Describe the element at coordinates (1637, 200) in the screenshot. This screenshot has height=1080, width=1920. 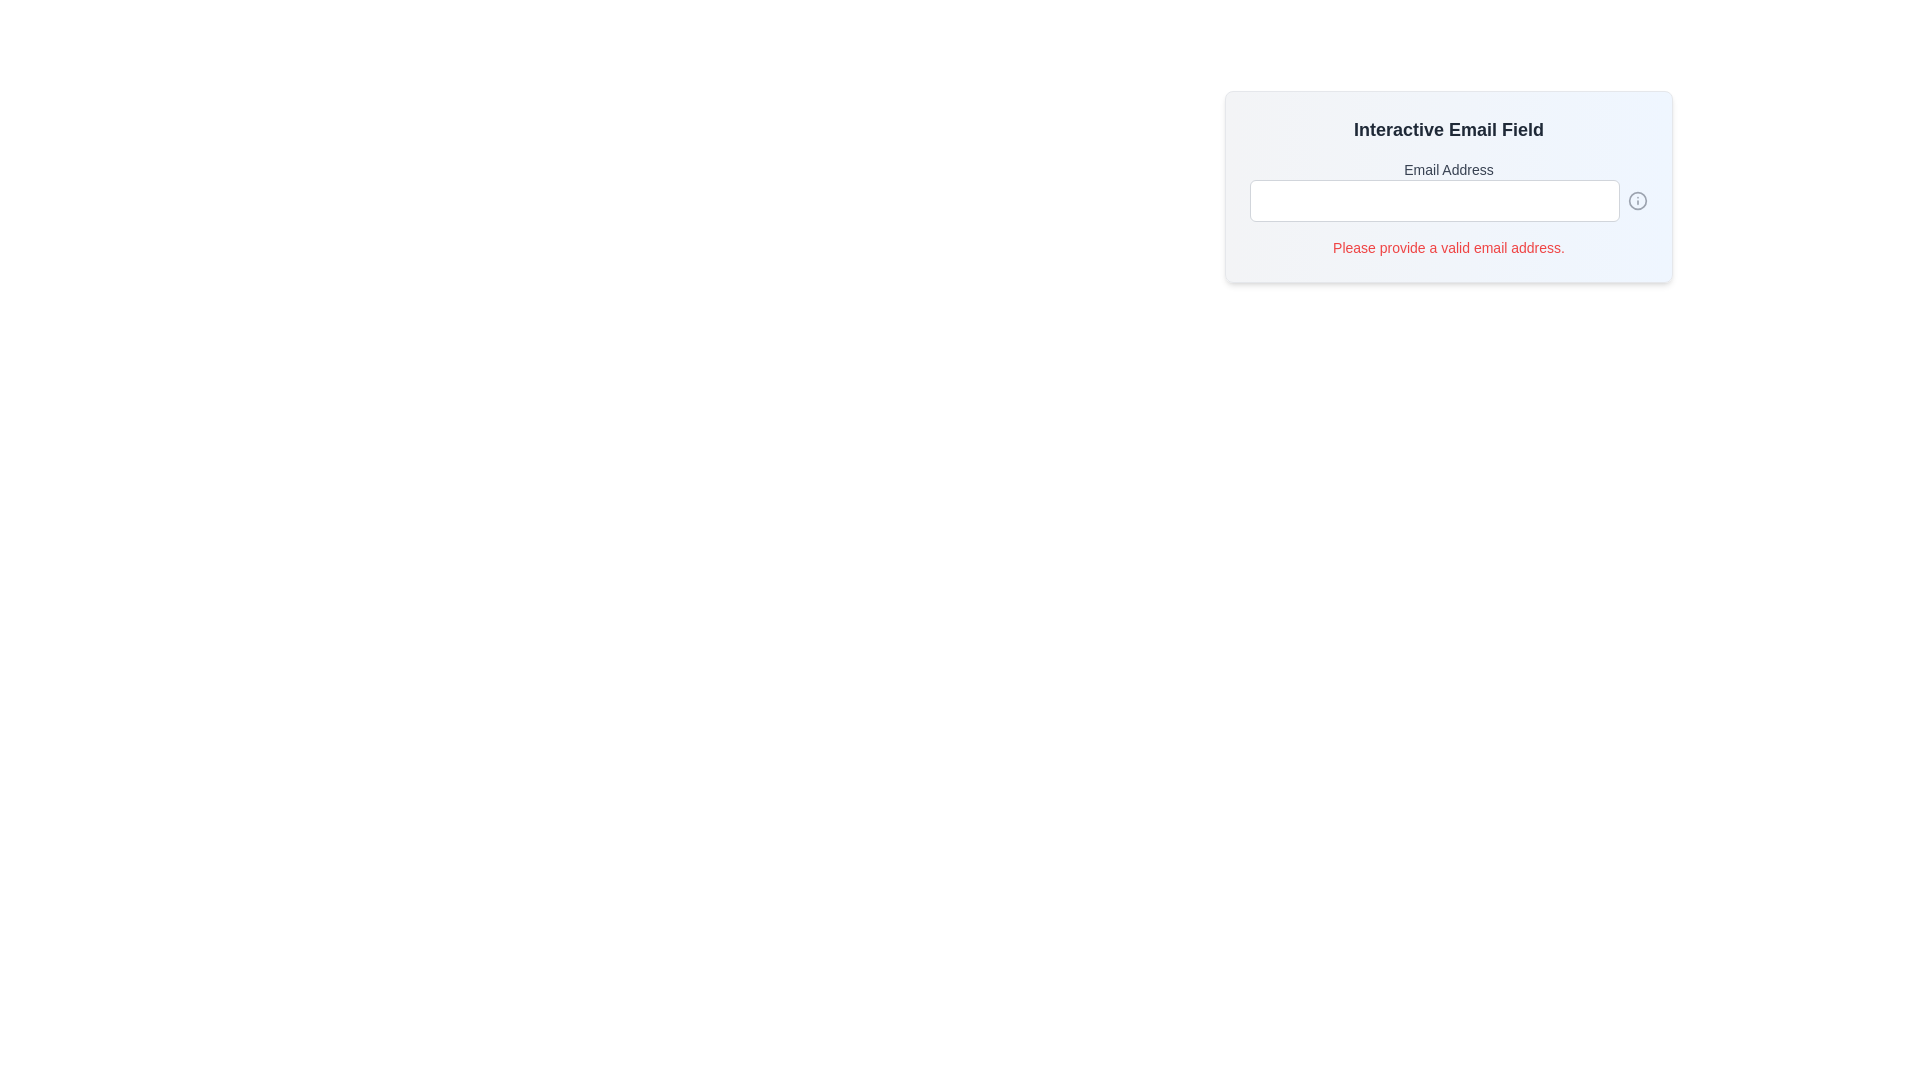
I see `the decorative SVG circle element that is part of the 'info' icon next to the 'Email Address' input field` at that location.